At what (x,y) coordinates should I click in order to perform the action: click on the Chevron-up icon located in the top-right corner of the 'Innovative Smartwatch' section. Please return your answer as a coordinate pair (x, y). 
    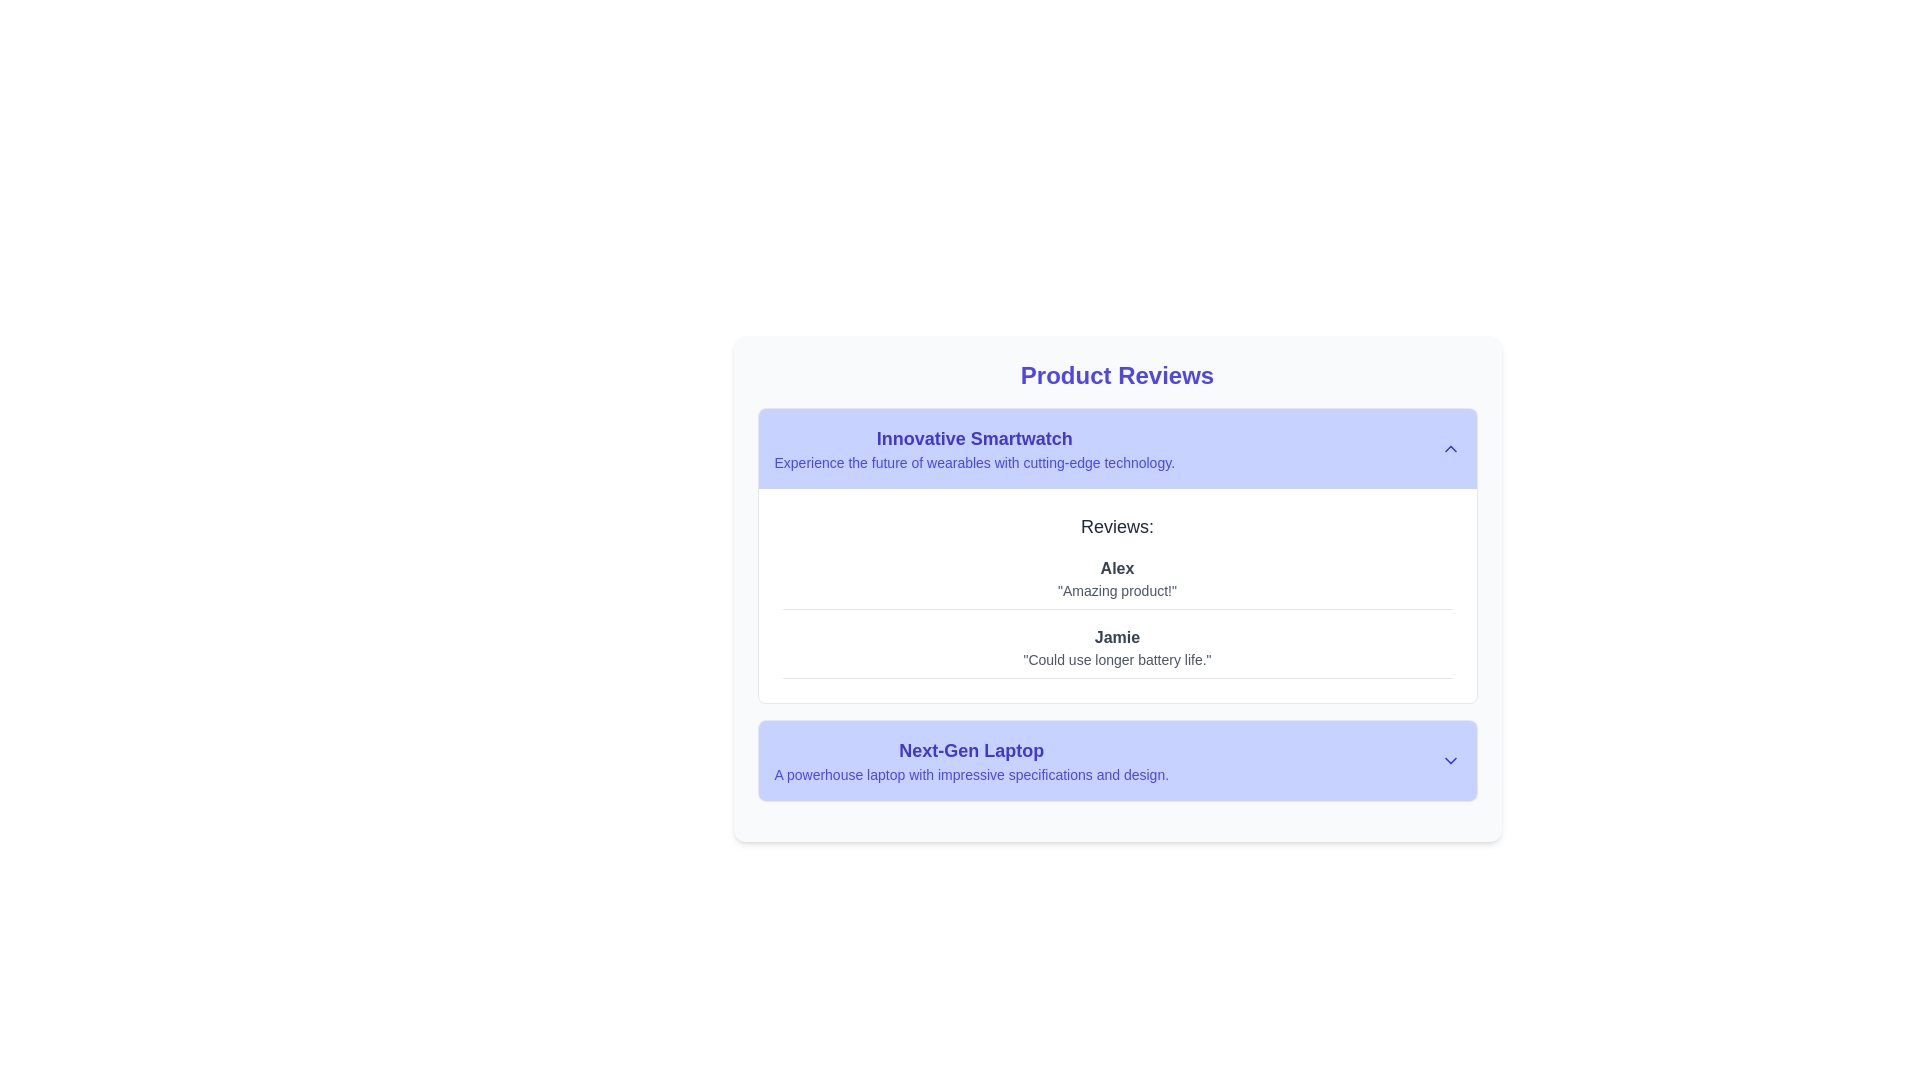
    Looking at the image, I should click on (1450, 447).